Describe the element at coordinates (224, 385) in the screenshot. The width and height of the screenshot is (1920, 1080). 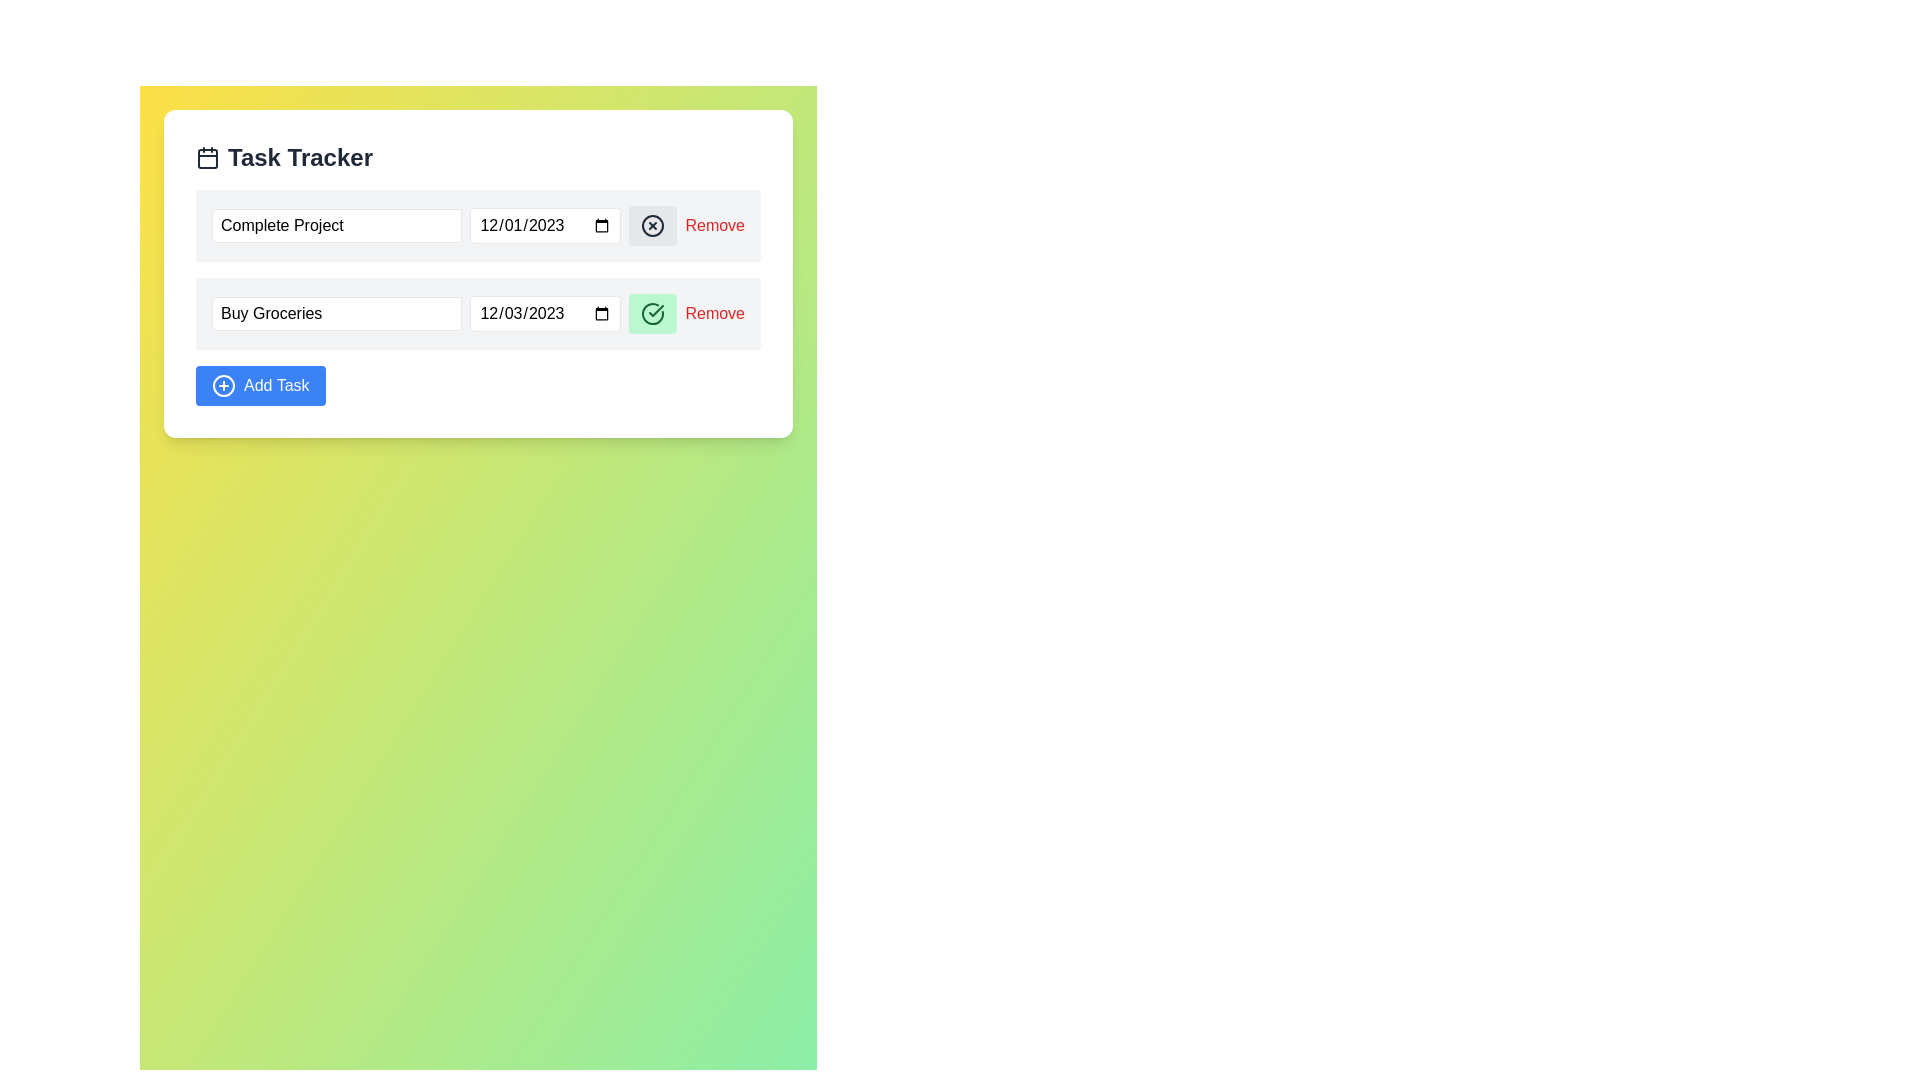
I see `the circular icon with a blue outline and white background, which is part of the 'Add Task' button` at that location.